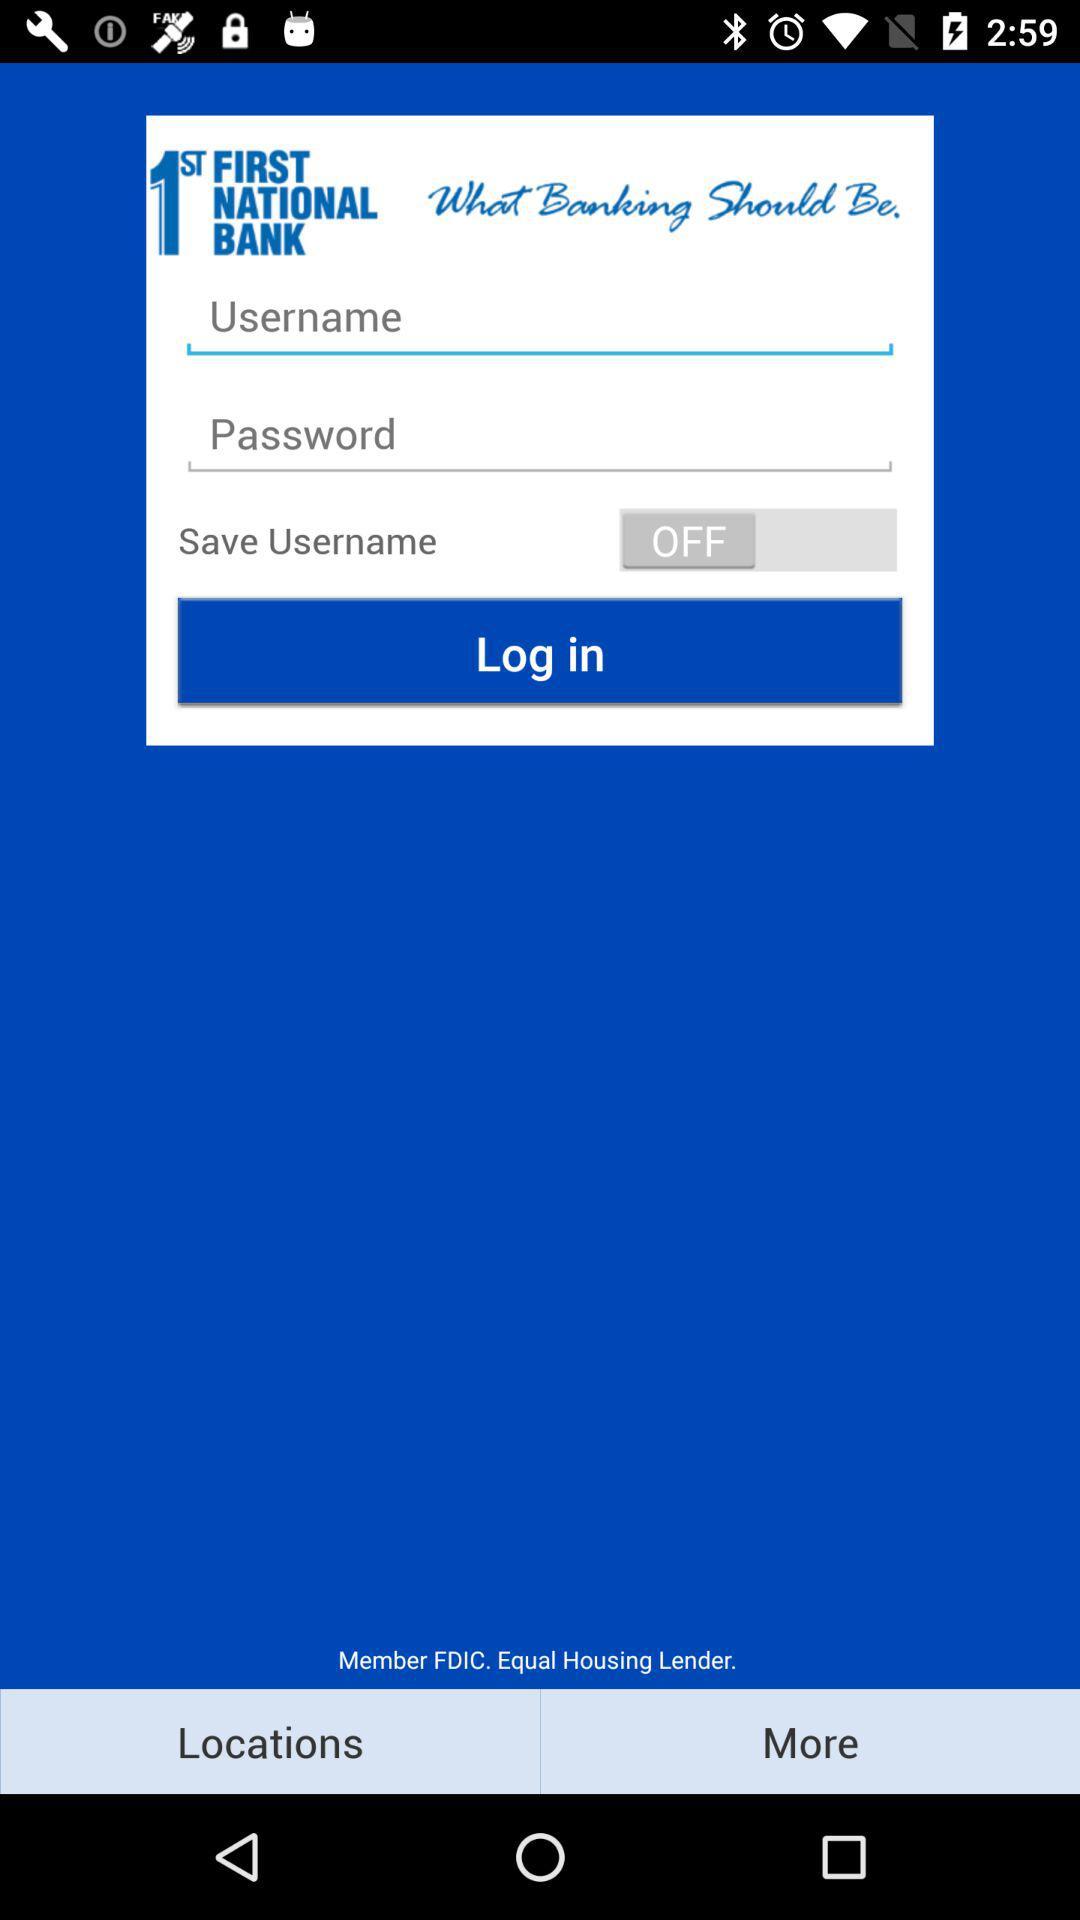 This screenshot has width=1080, height=1920. I want to click on the more item, so click(810, 1740).